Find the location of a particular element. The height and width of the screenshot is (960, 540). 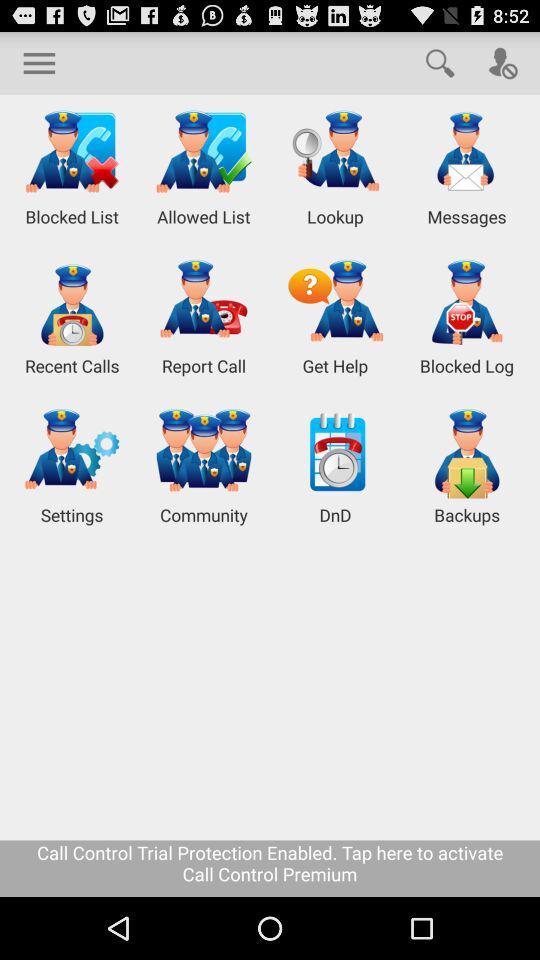

sitting is located at coordinates (39, 62).